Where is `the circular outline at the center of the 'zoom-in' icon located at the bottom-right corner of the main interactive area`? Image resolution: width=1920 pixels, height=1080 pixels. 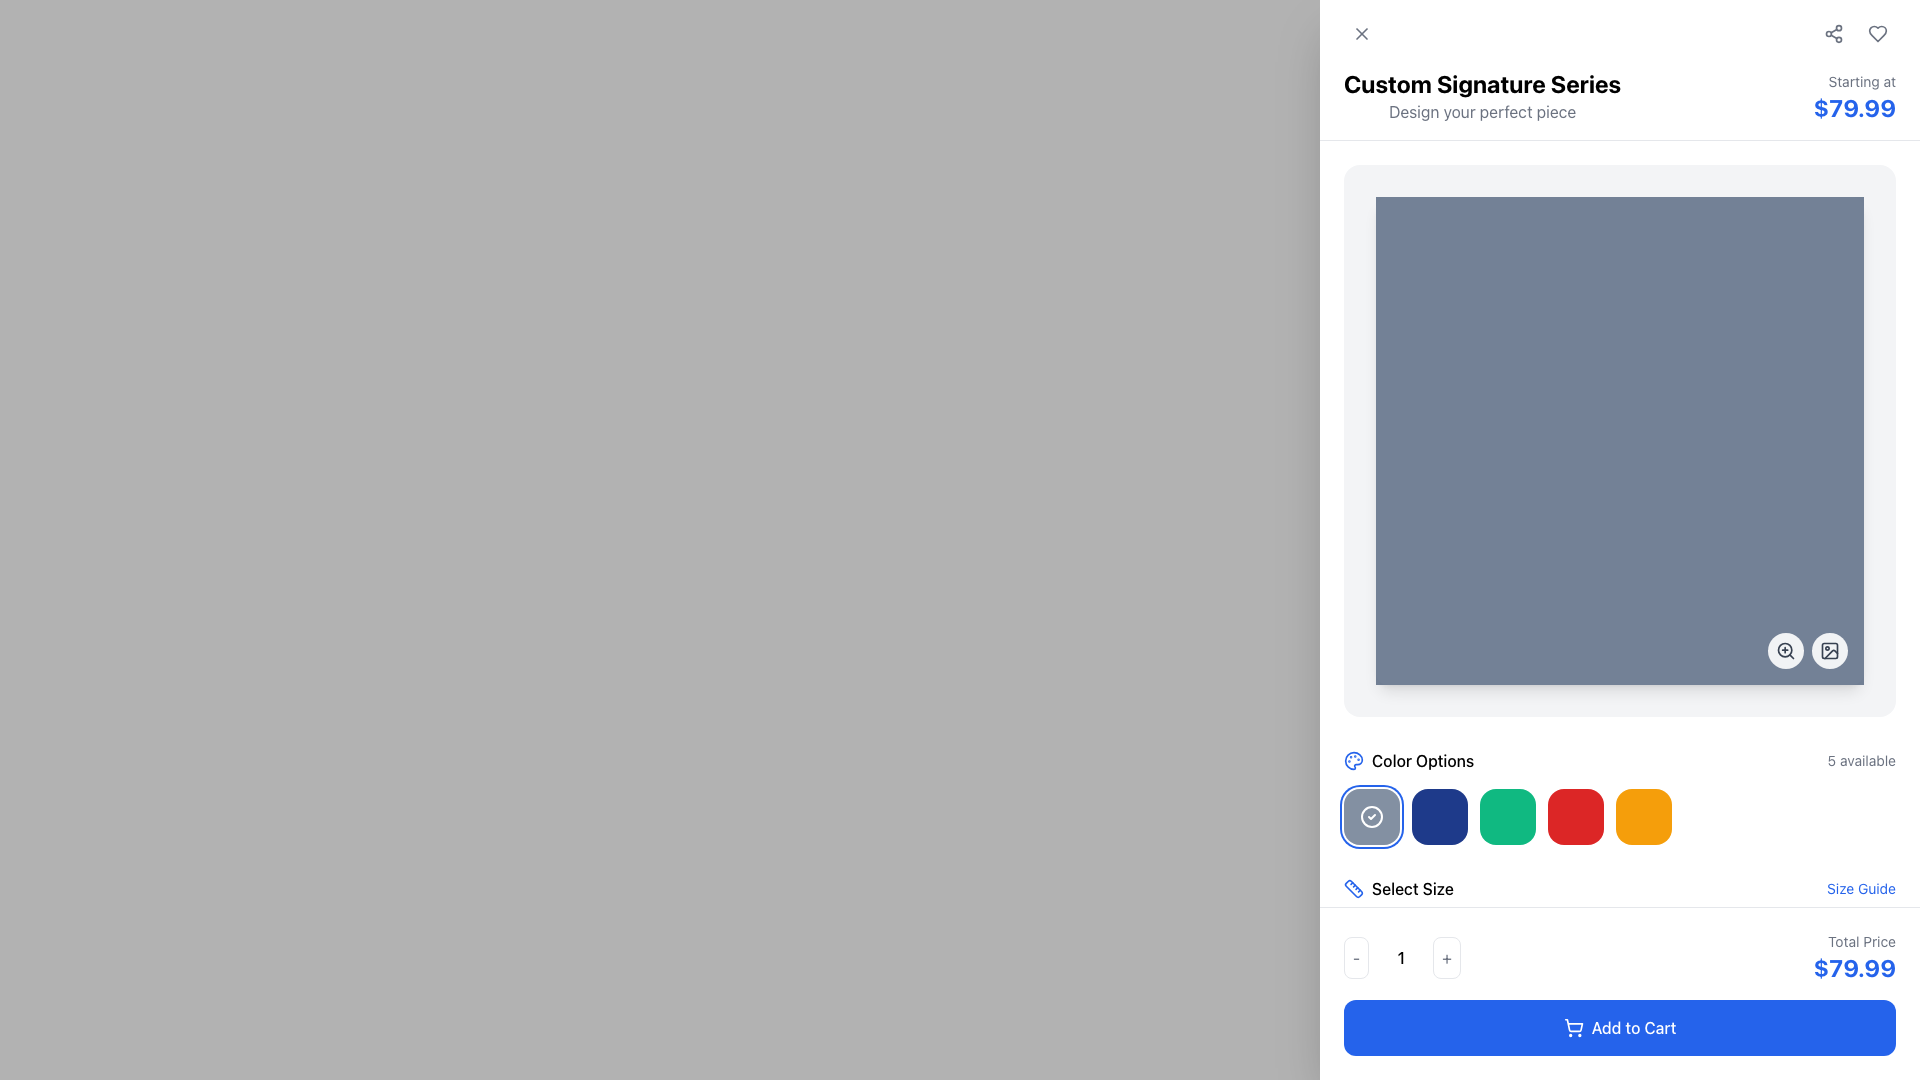
the circular outline at the center of the 'zoom-in' icon located at the bottom-right corner of the main interactive area is located at coordinates (1785, 650).